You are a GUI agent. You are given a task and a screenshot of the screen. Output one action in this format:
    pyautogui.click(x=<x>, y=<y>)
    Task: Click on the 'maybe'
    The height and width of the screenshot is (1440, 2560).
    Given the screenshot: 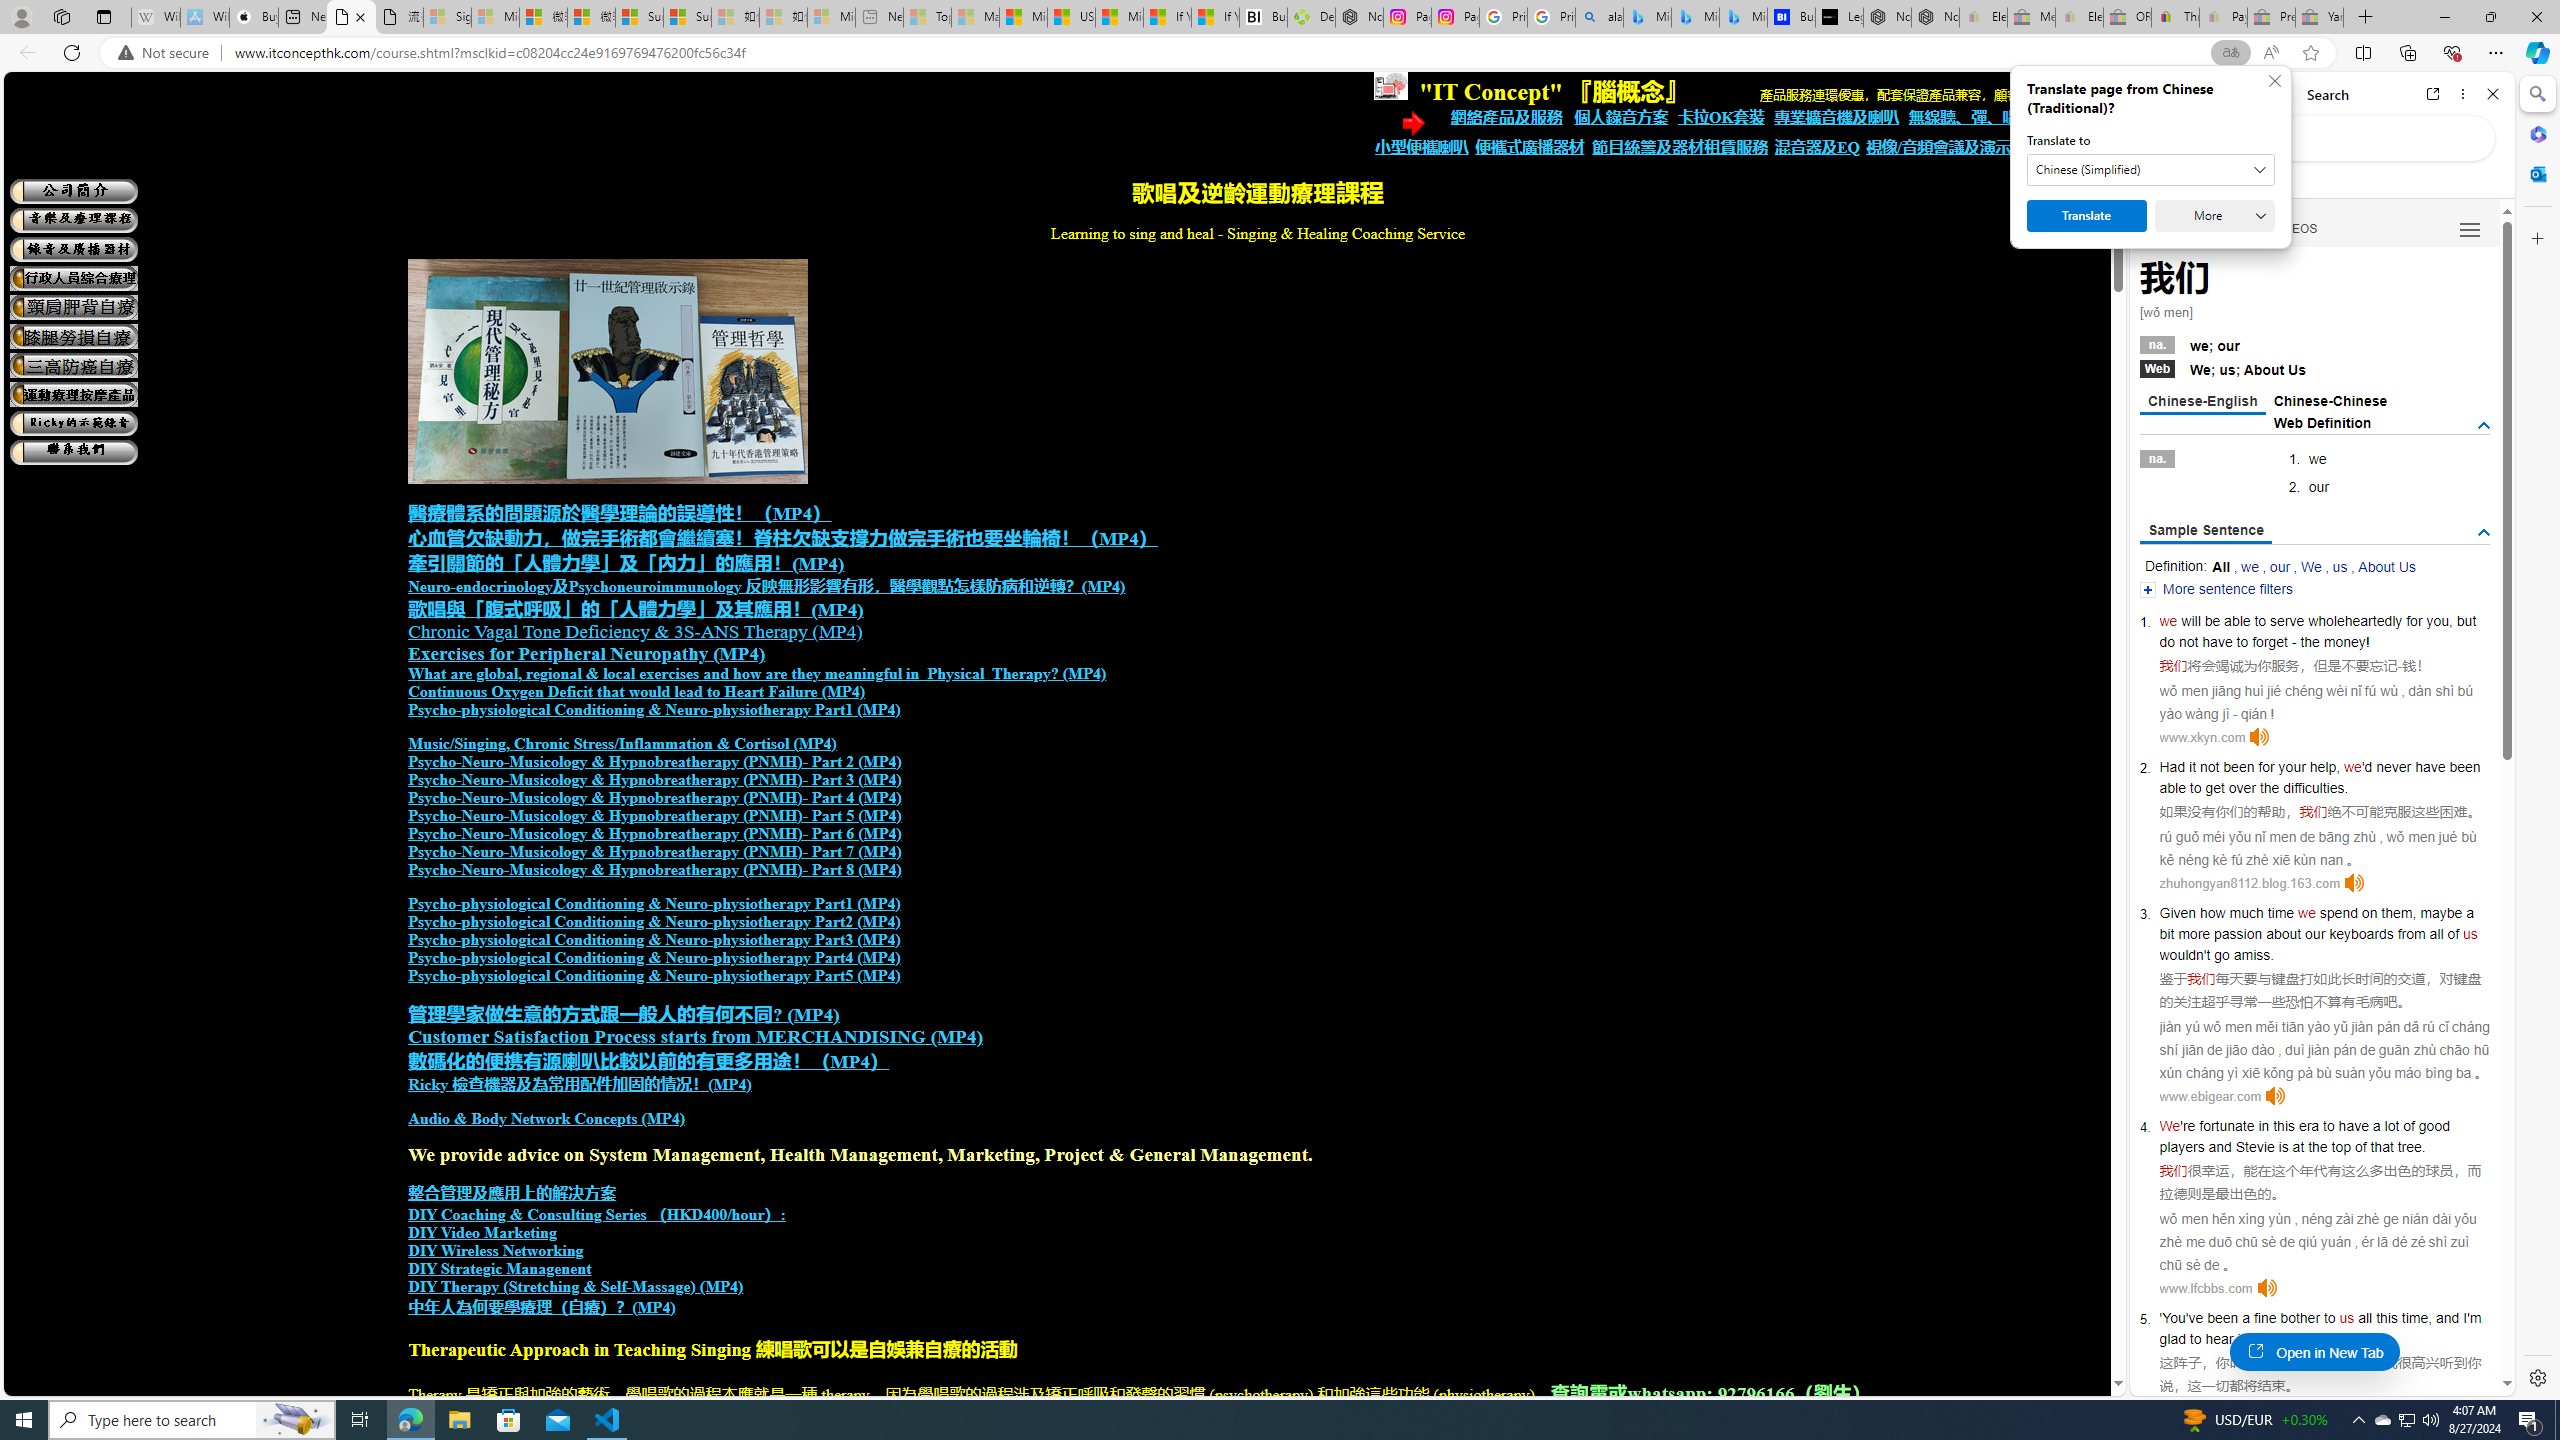 What is the action you would take?
    pyautogui.click(x=2439, y=911)
    